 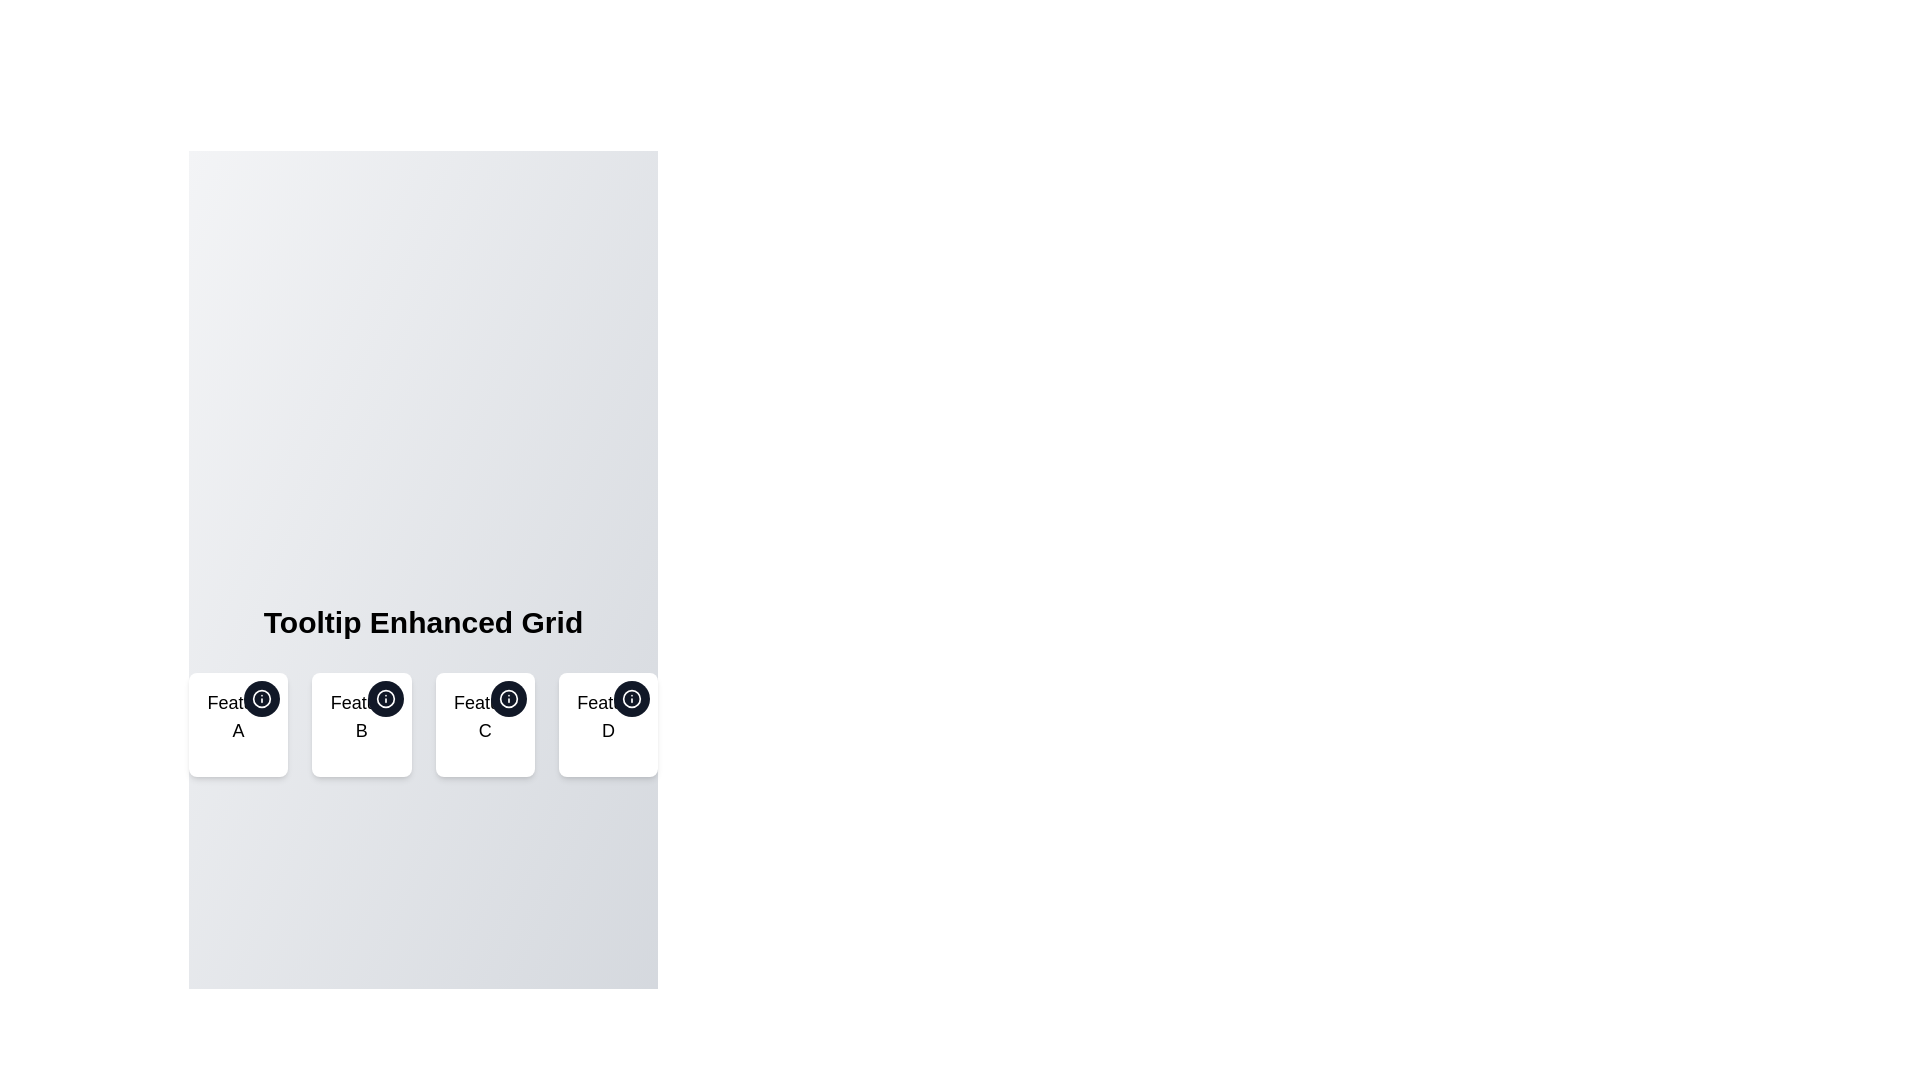 I want to click on the second circular icon in the horizontally arranged set of four icons above the 'Feat B' label, which is part of a glyph styled interface, so click(x=385, y=697).